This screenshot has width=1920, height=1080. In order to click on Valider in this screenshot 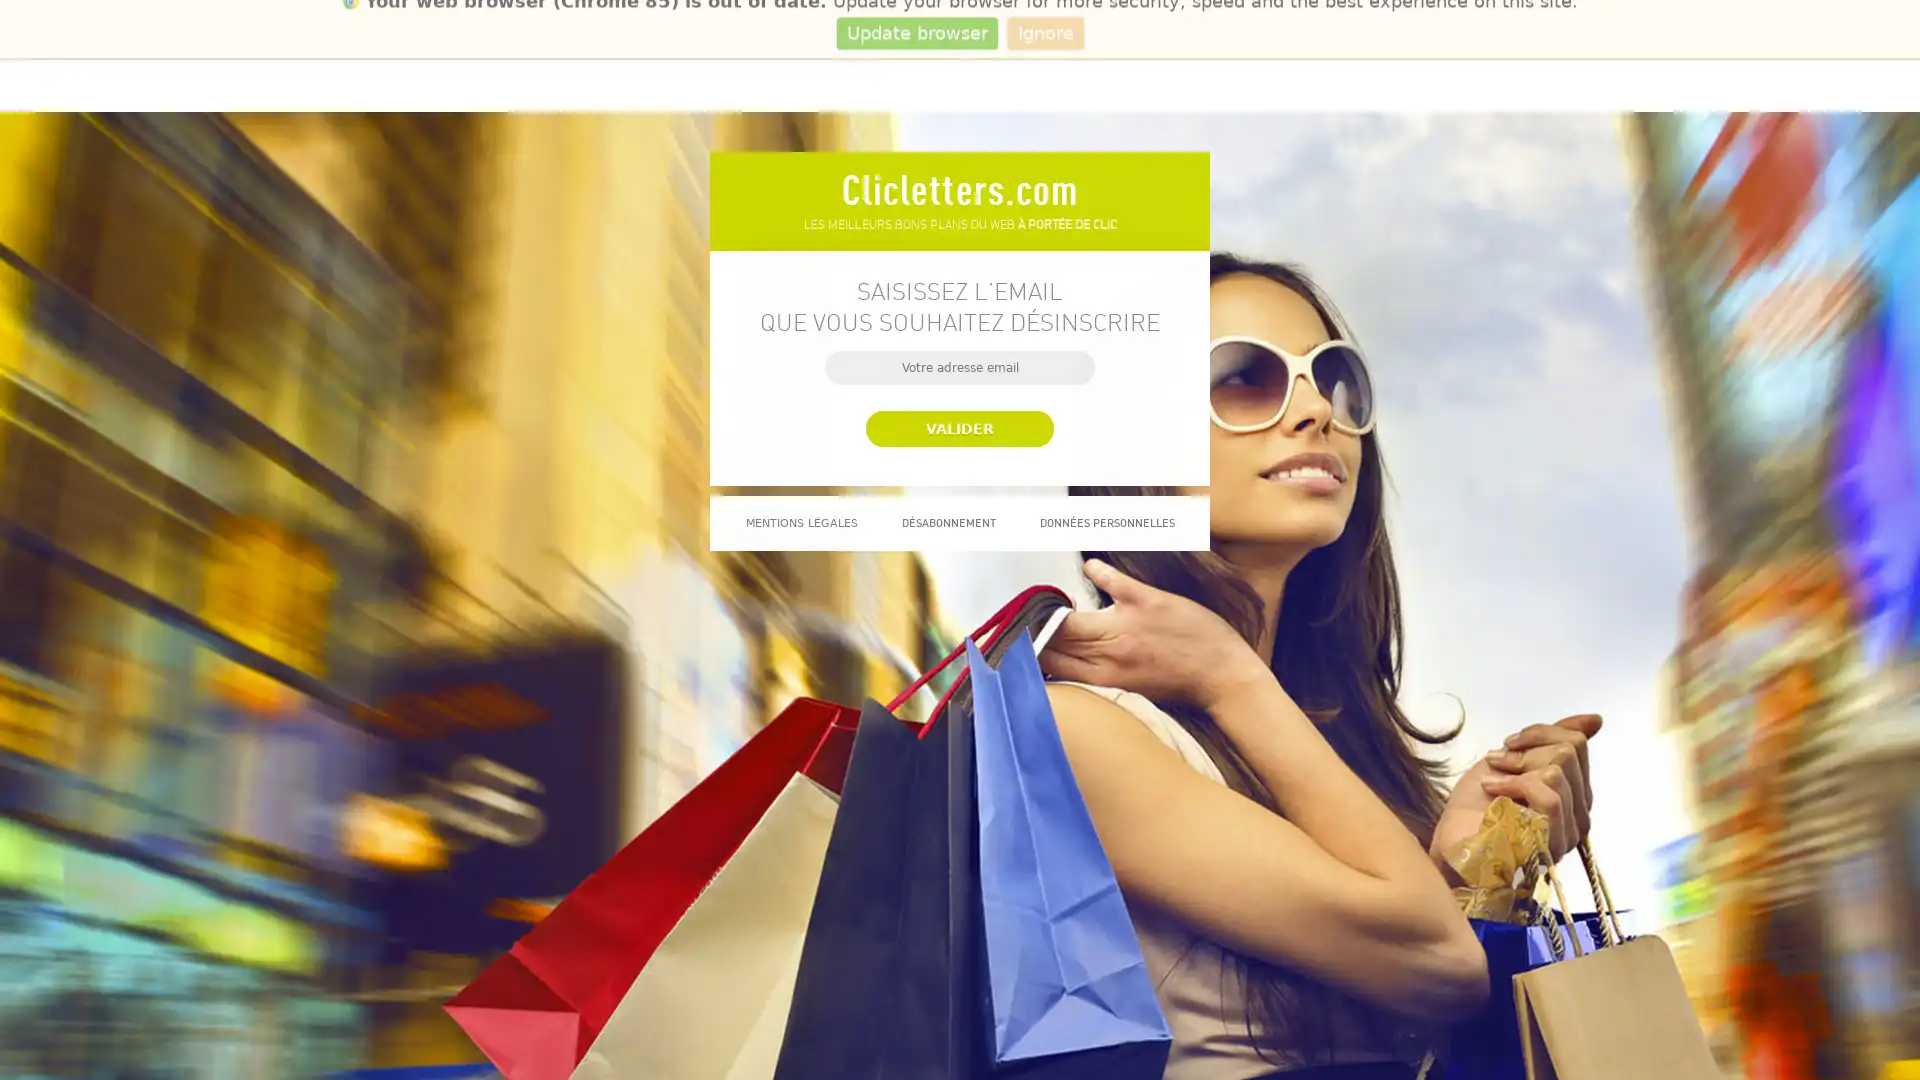, I will do `click(960, 427)`.